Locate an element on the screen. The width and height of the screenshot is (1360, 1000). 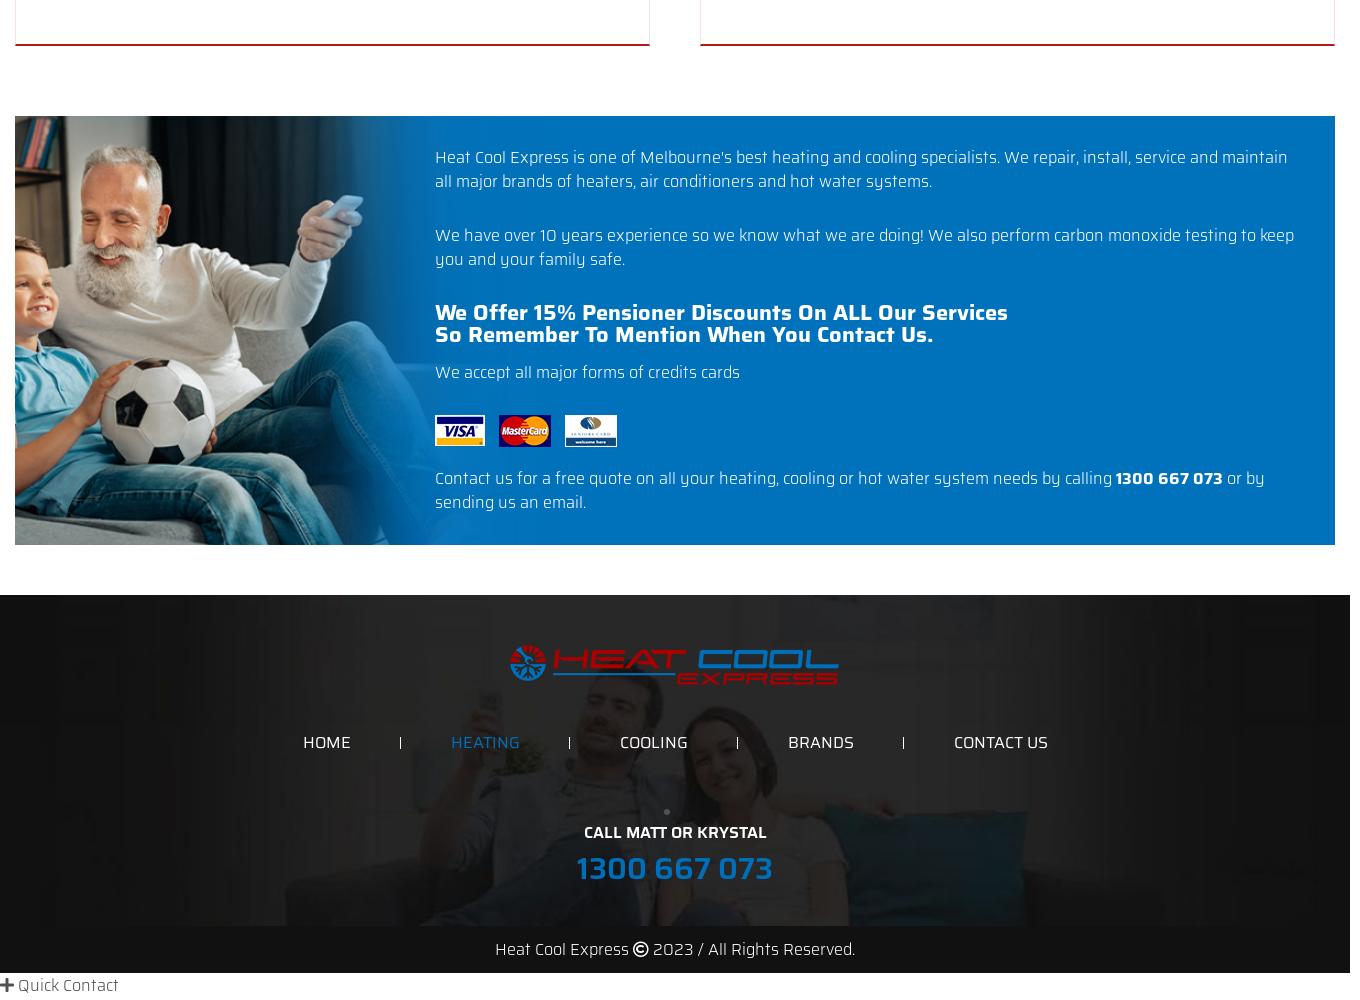
'Heat Cool Express' is located at coordinates (562, 948).